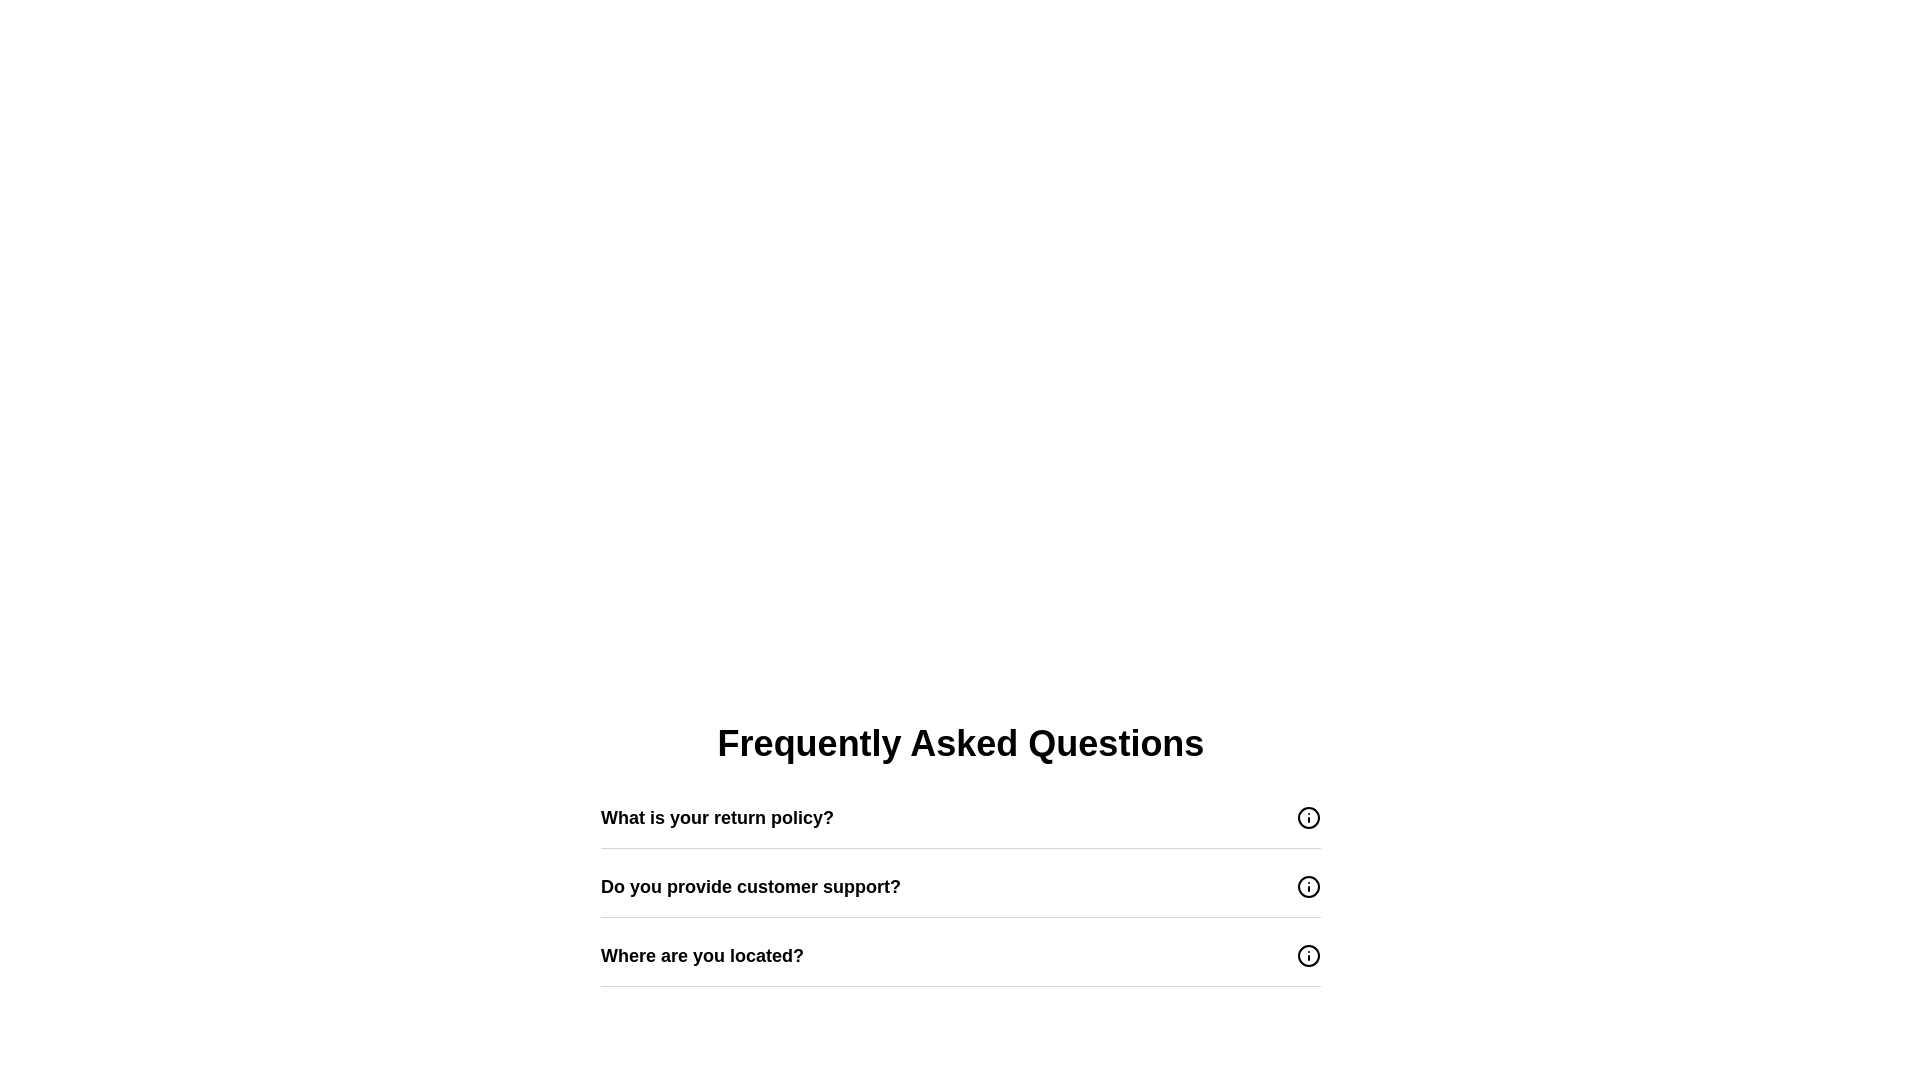 This screenshot has width=1920, height=1080. I want to click on the left-aligned text label displaying a frequently asked question regarding return policies in the FAQ section, so click(717, 817).